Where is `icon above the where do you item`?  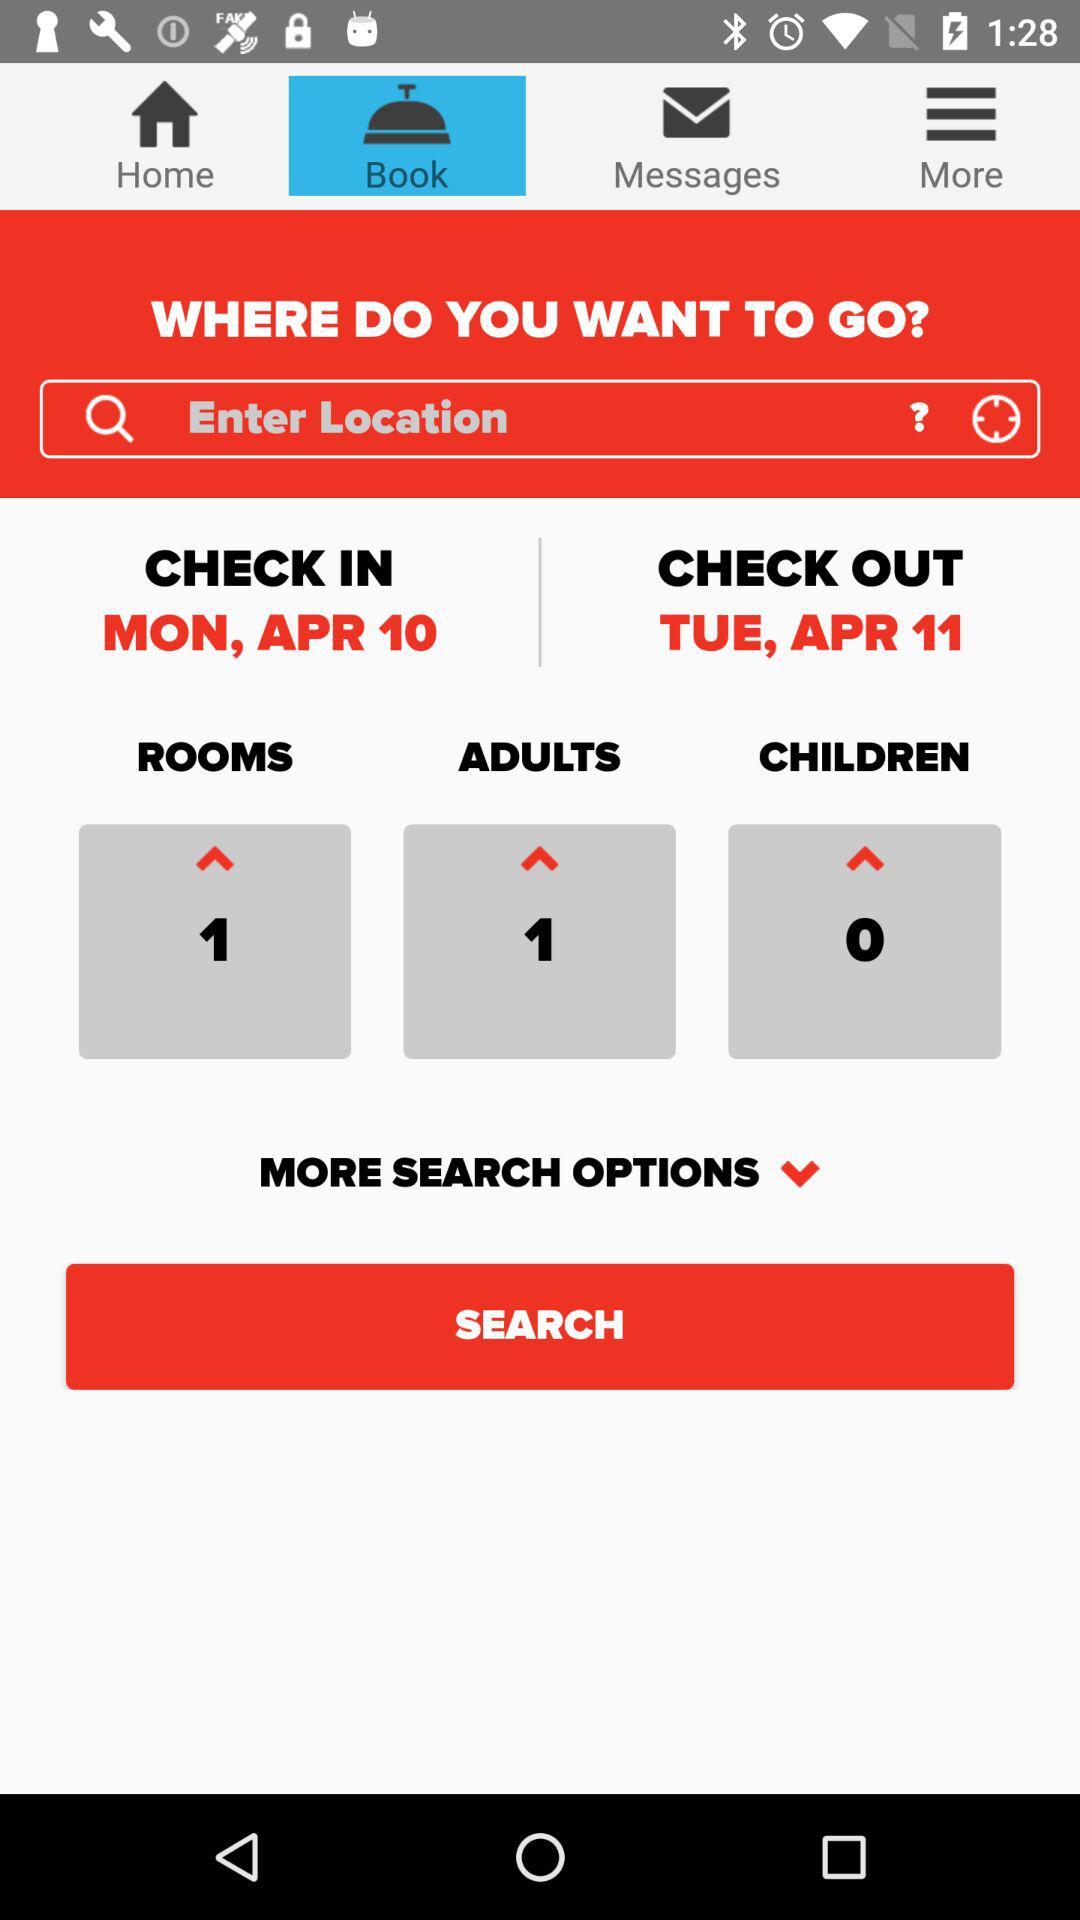
icon above the where do you item is located at coordinates (405, 134).